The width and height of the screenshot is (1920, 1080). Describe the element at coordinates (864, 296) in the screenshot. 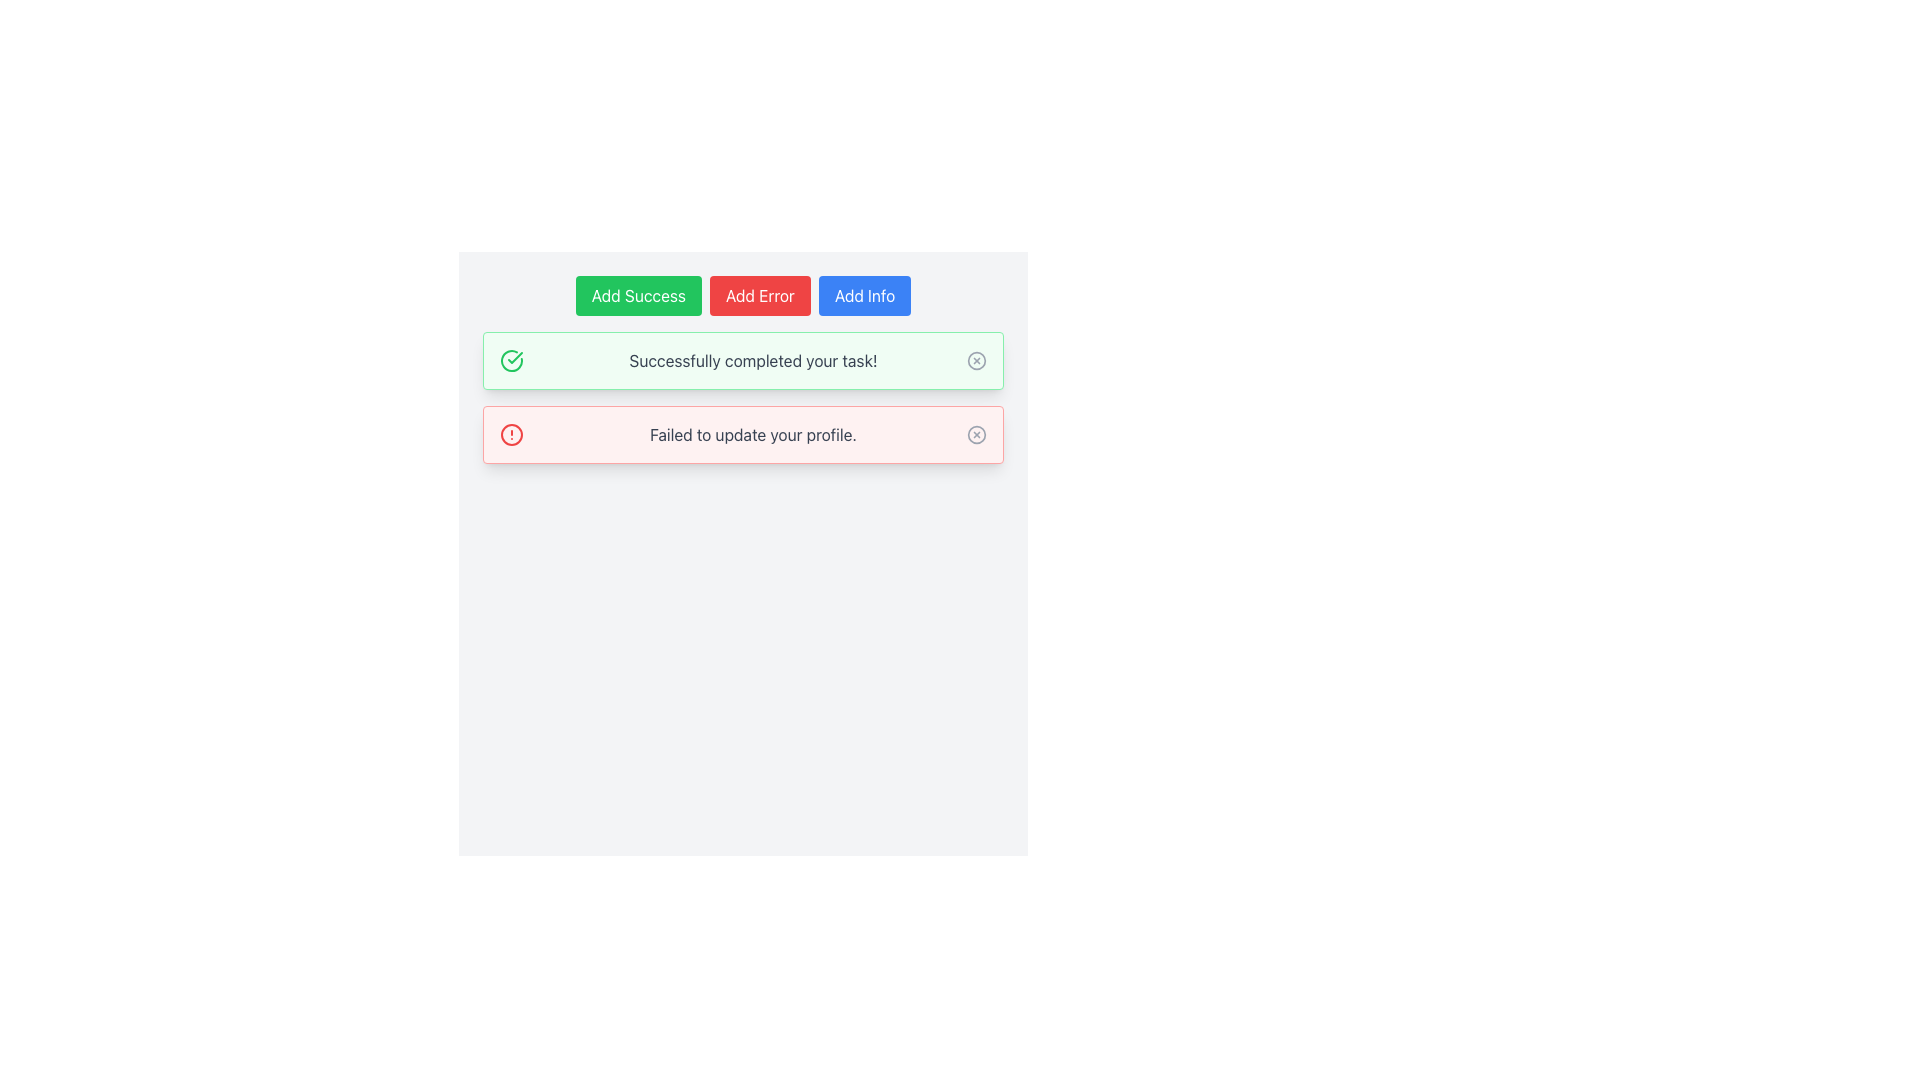

I see `the blue rectangular button labeled 'Add Info'` at that location.